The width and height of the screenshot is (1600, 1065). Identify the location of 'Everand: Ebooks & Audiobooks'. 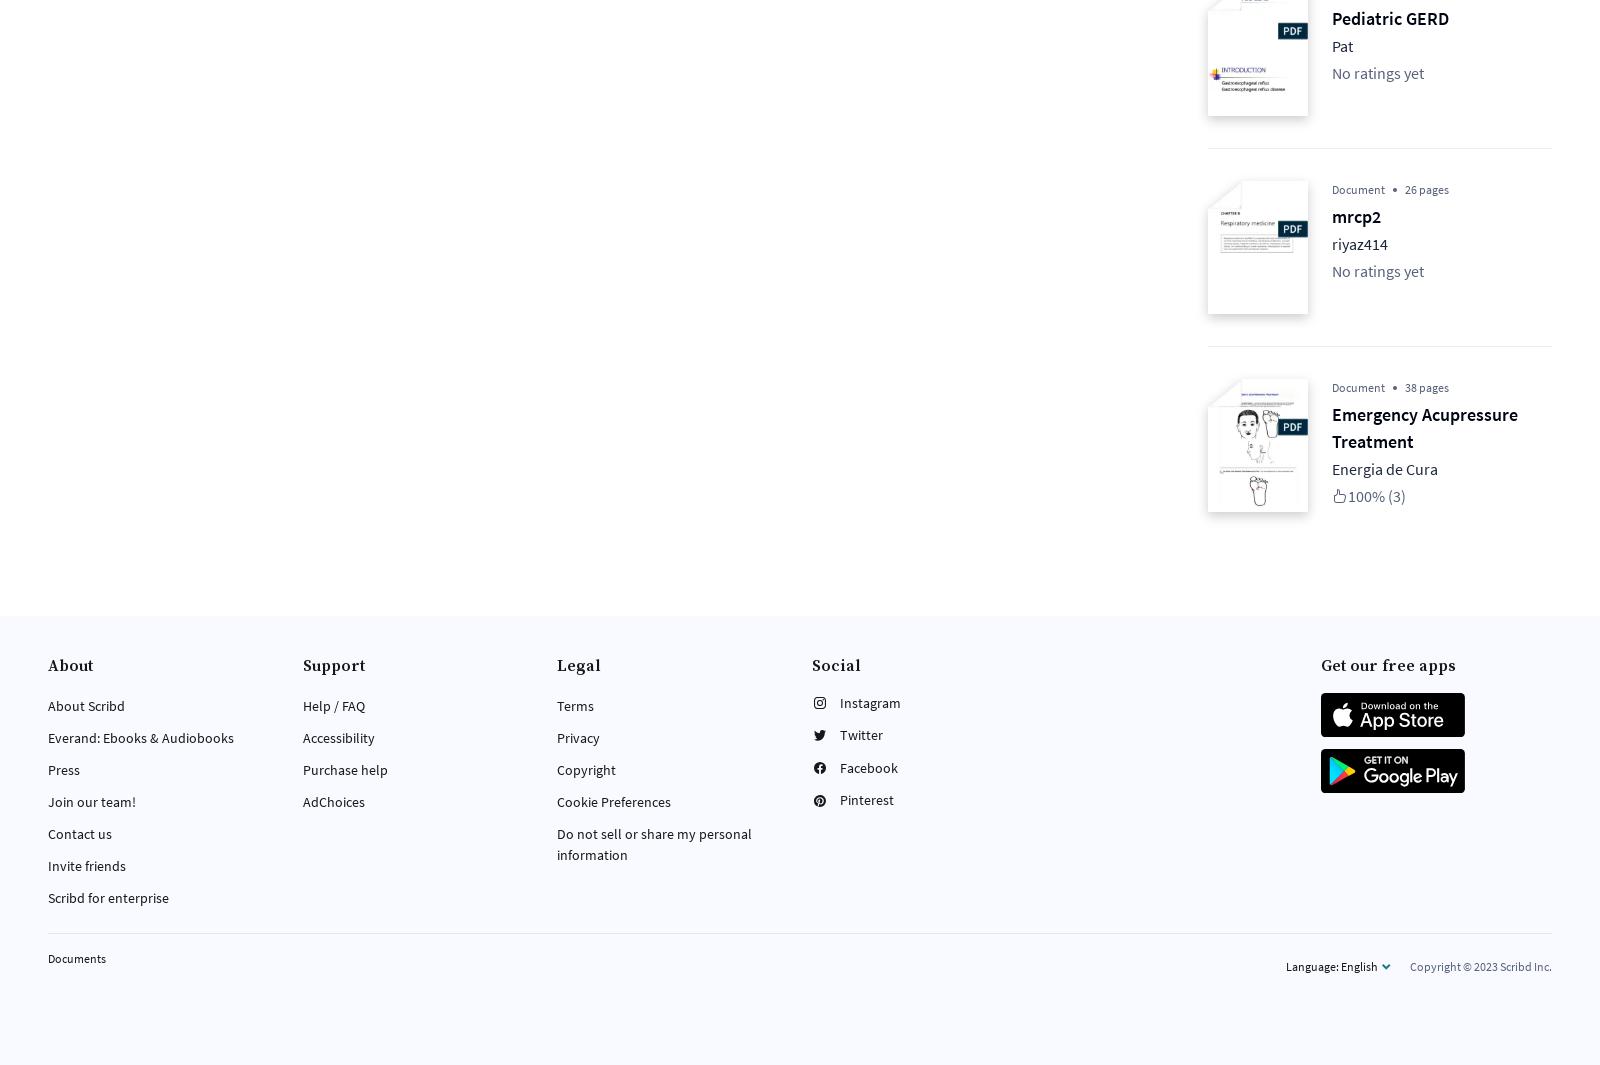
(47, 736).